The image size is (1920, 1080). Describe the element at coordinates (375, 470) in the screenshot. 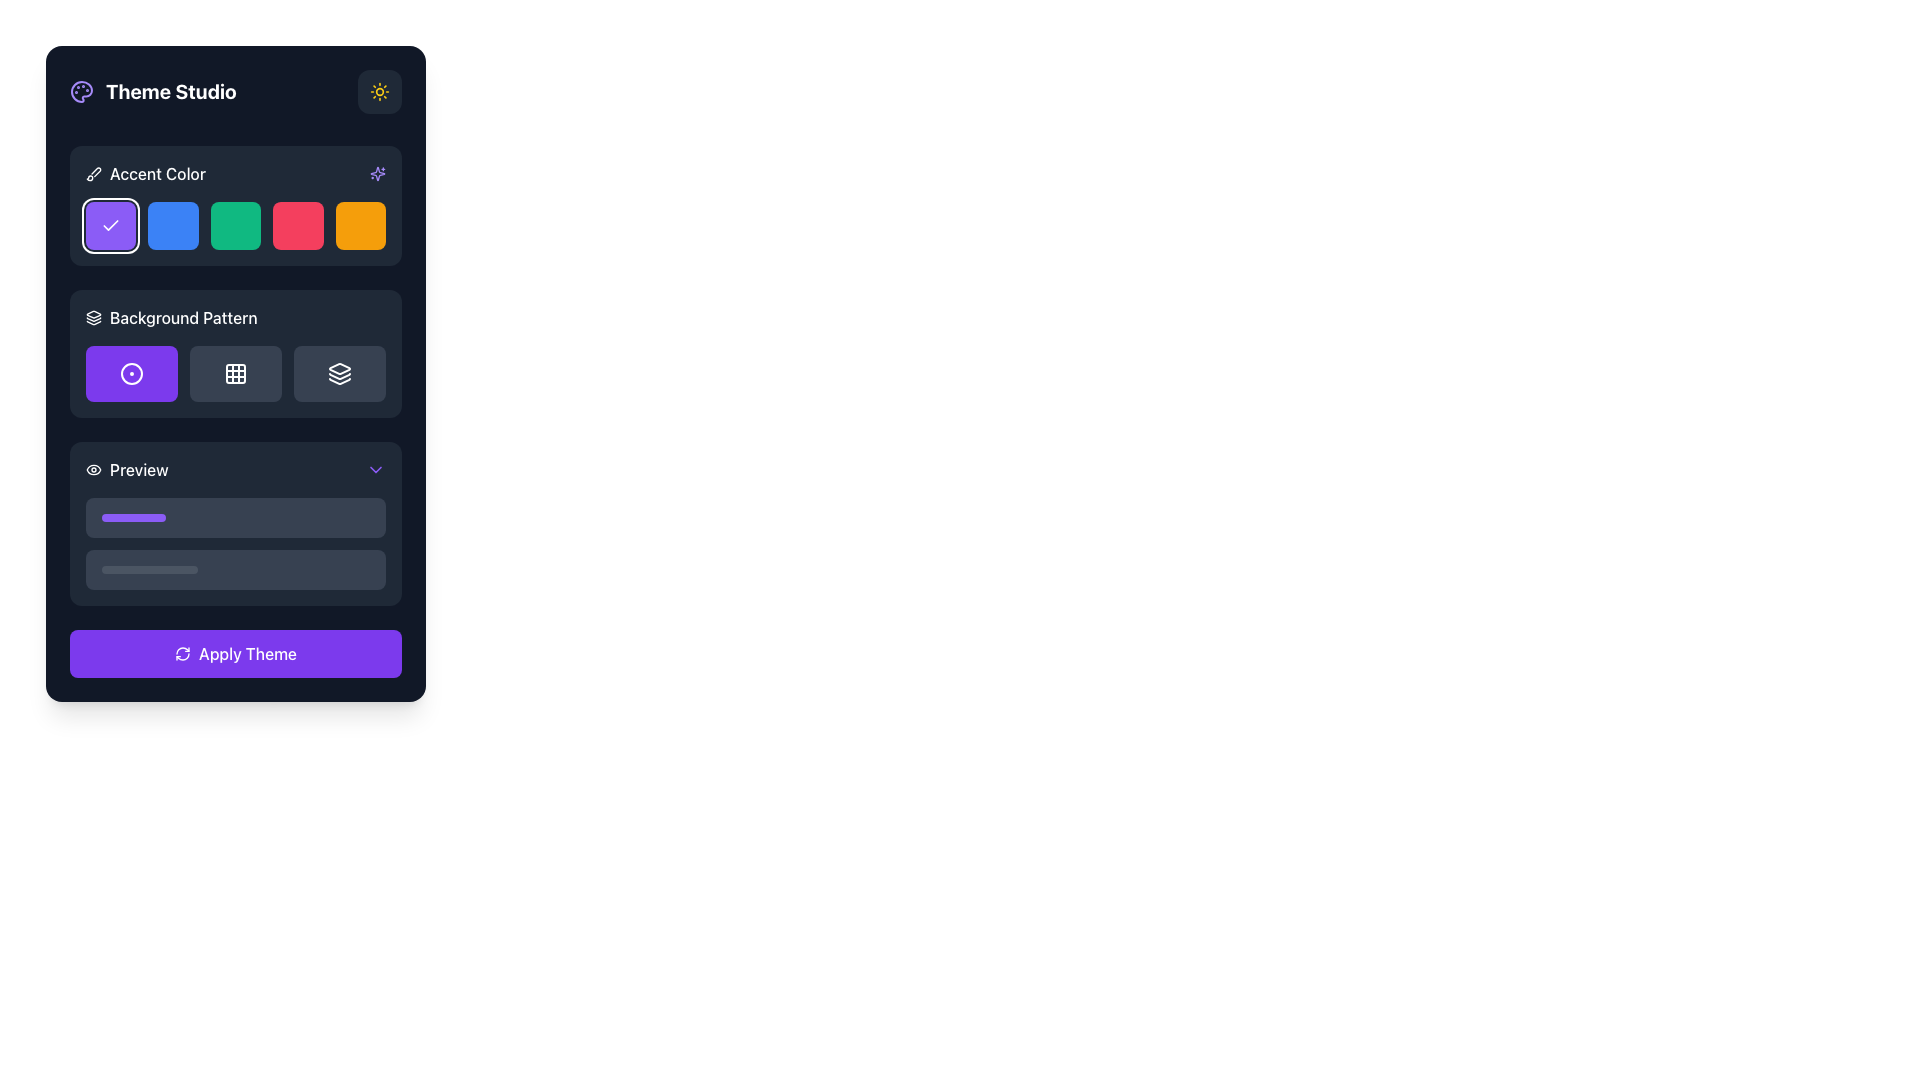

I see `the Chevron icon located in the 'Preview' section` at that location.